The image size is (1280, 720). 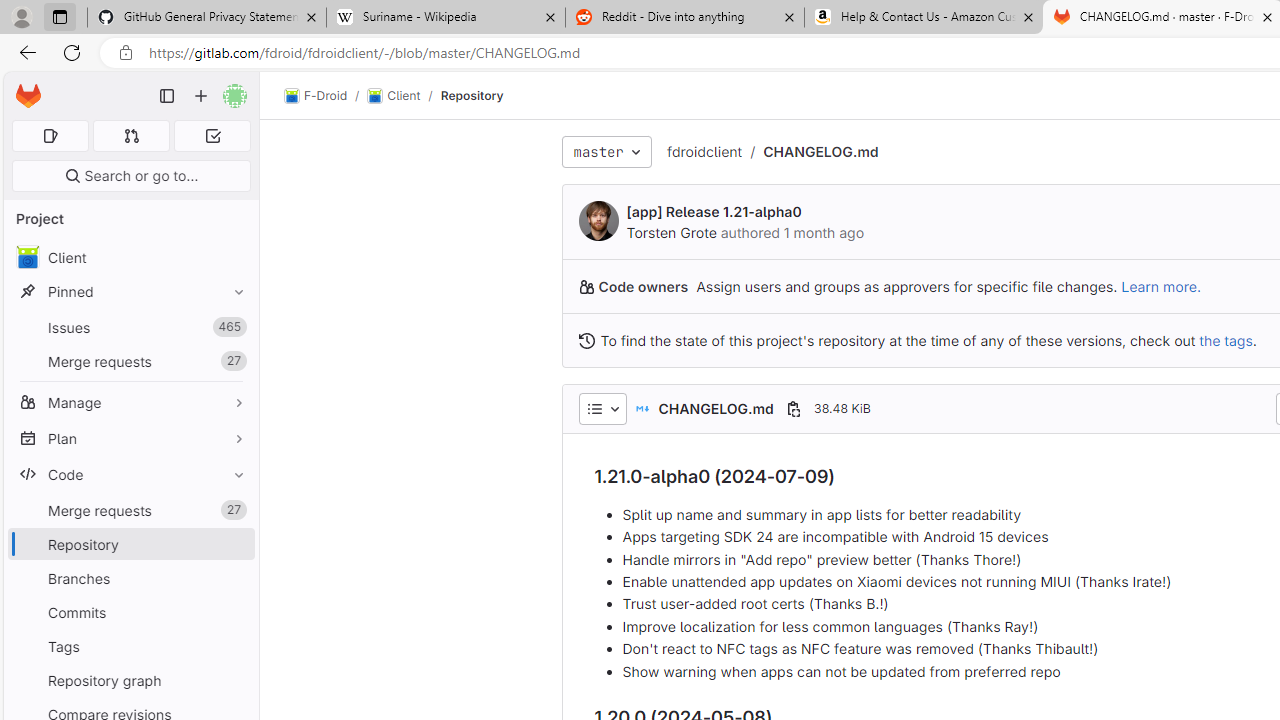 What do you see at coordinates (130, 256) in the screenshot?
I see `'avatar Client'` at bounding box center [130, 256].